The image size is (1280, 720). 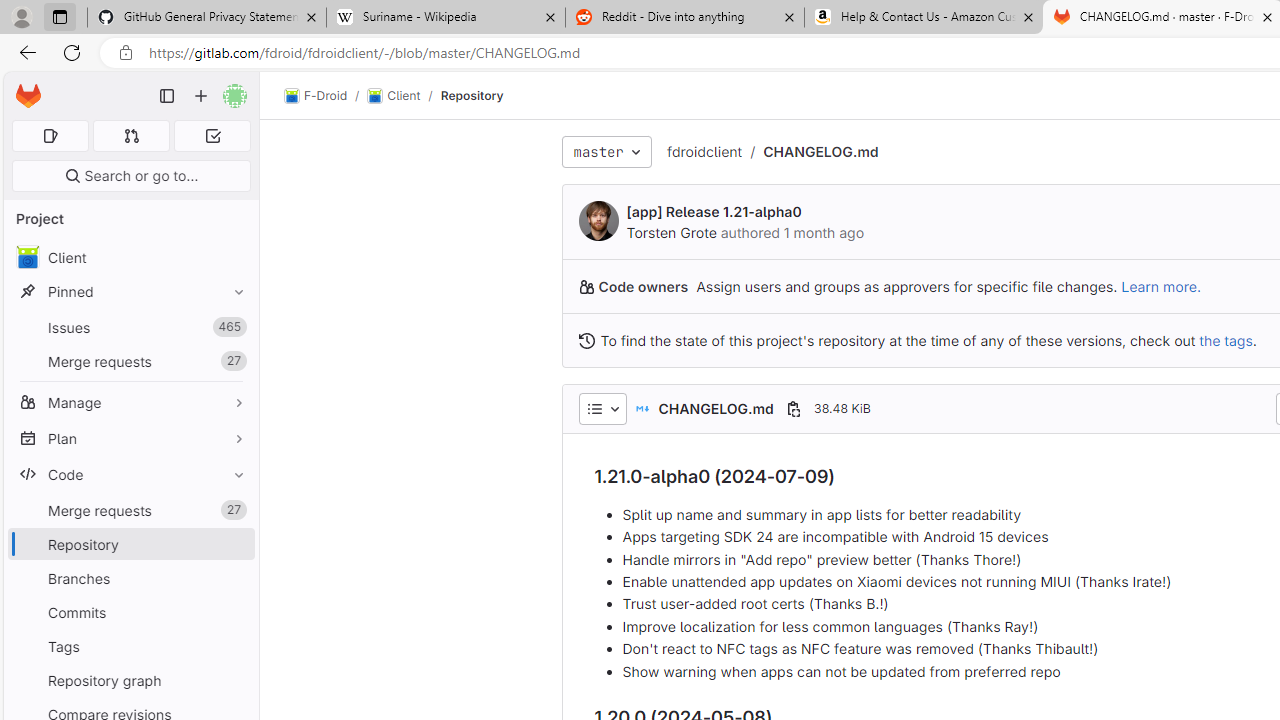 What do you see at coordinates (130, 256) in the screenshot?
I see `'avatar Client'` at bounding box center [130, 256].